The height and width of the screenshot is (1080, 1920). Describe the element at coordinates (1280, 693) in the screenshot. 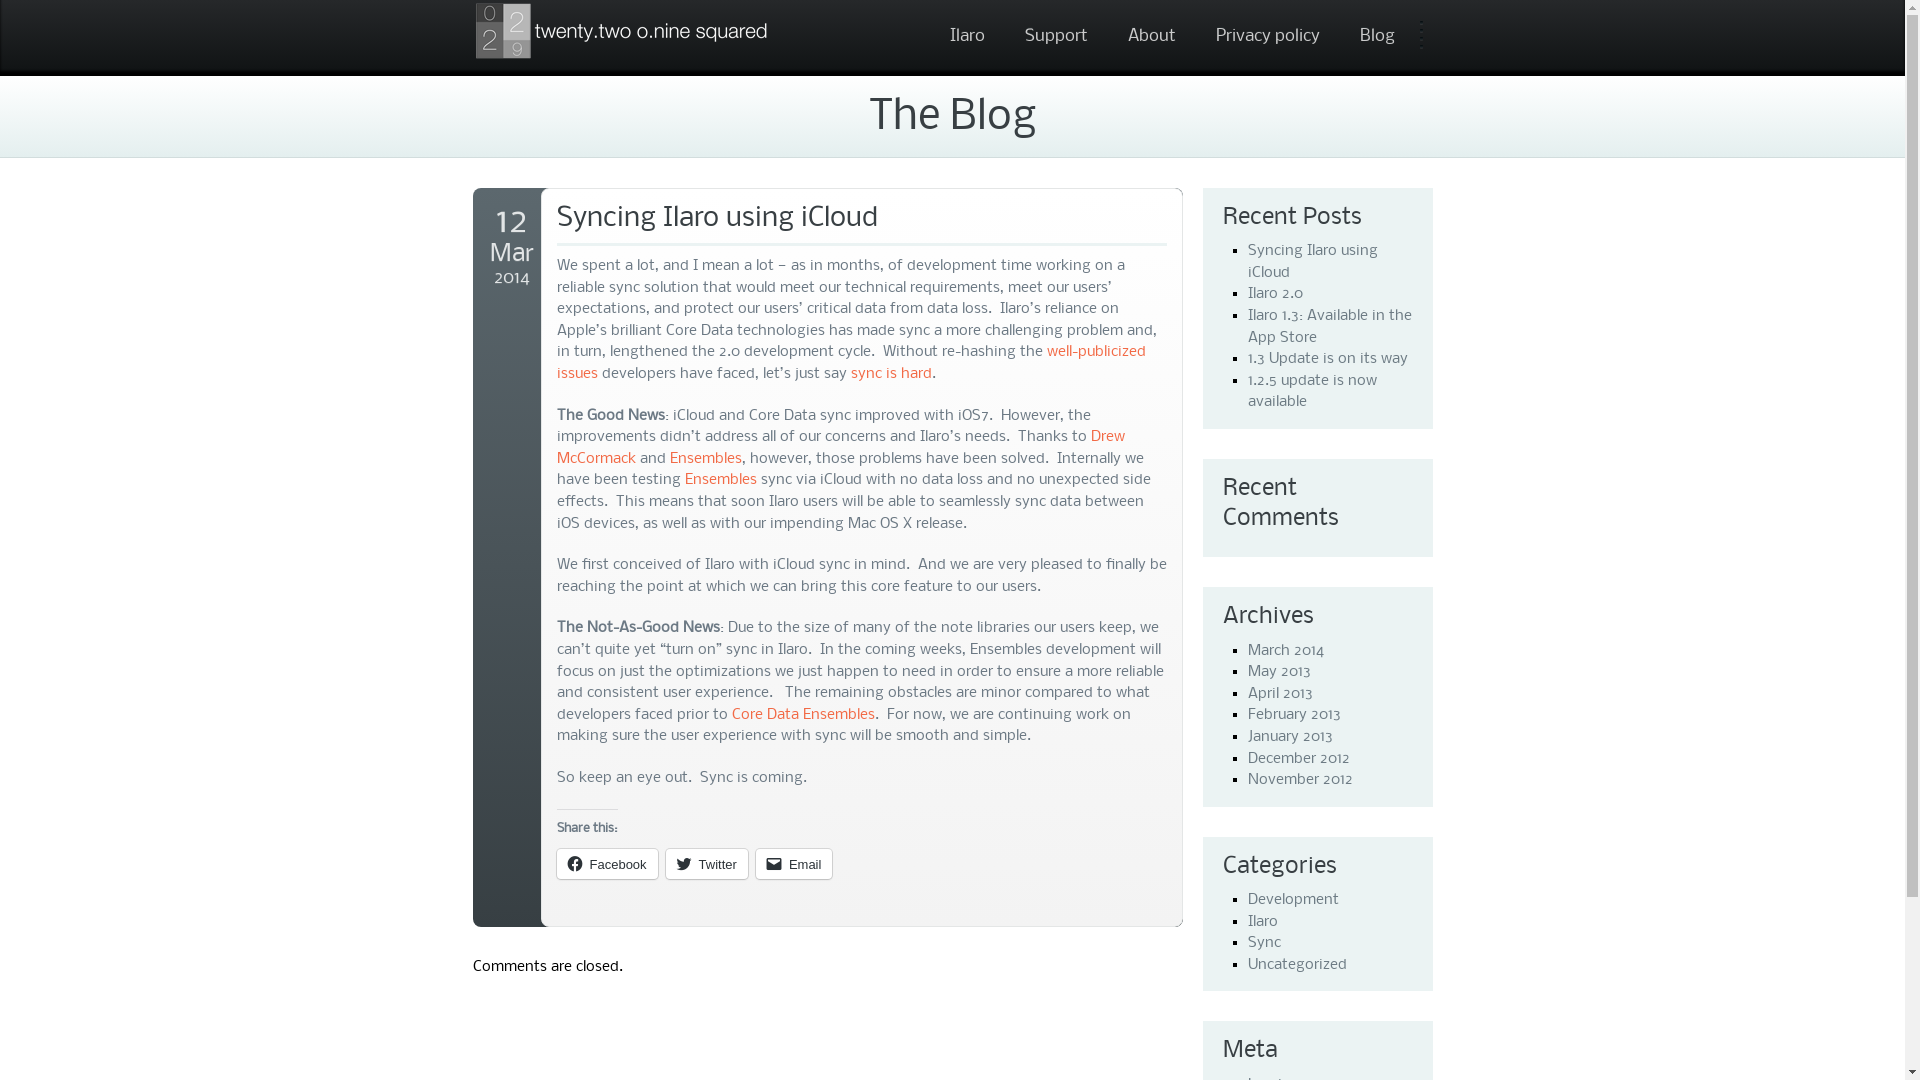

I see `'April 2013'` at that location.